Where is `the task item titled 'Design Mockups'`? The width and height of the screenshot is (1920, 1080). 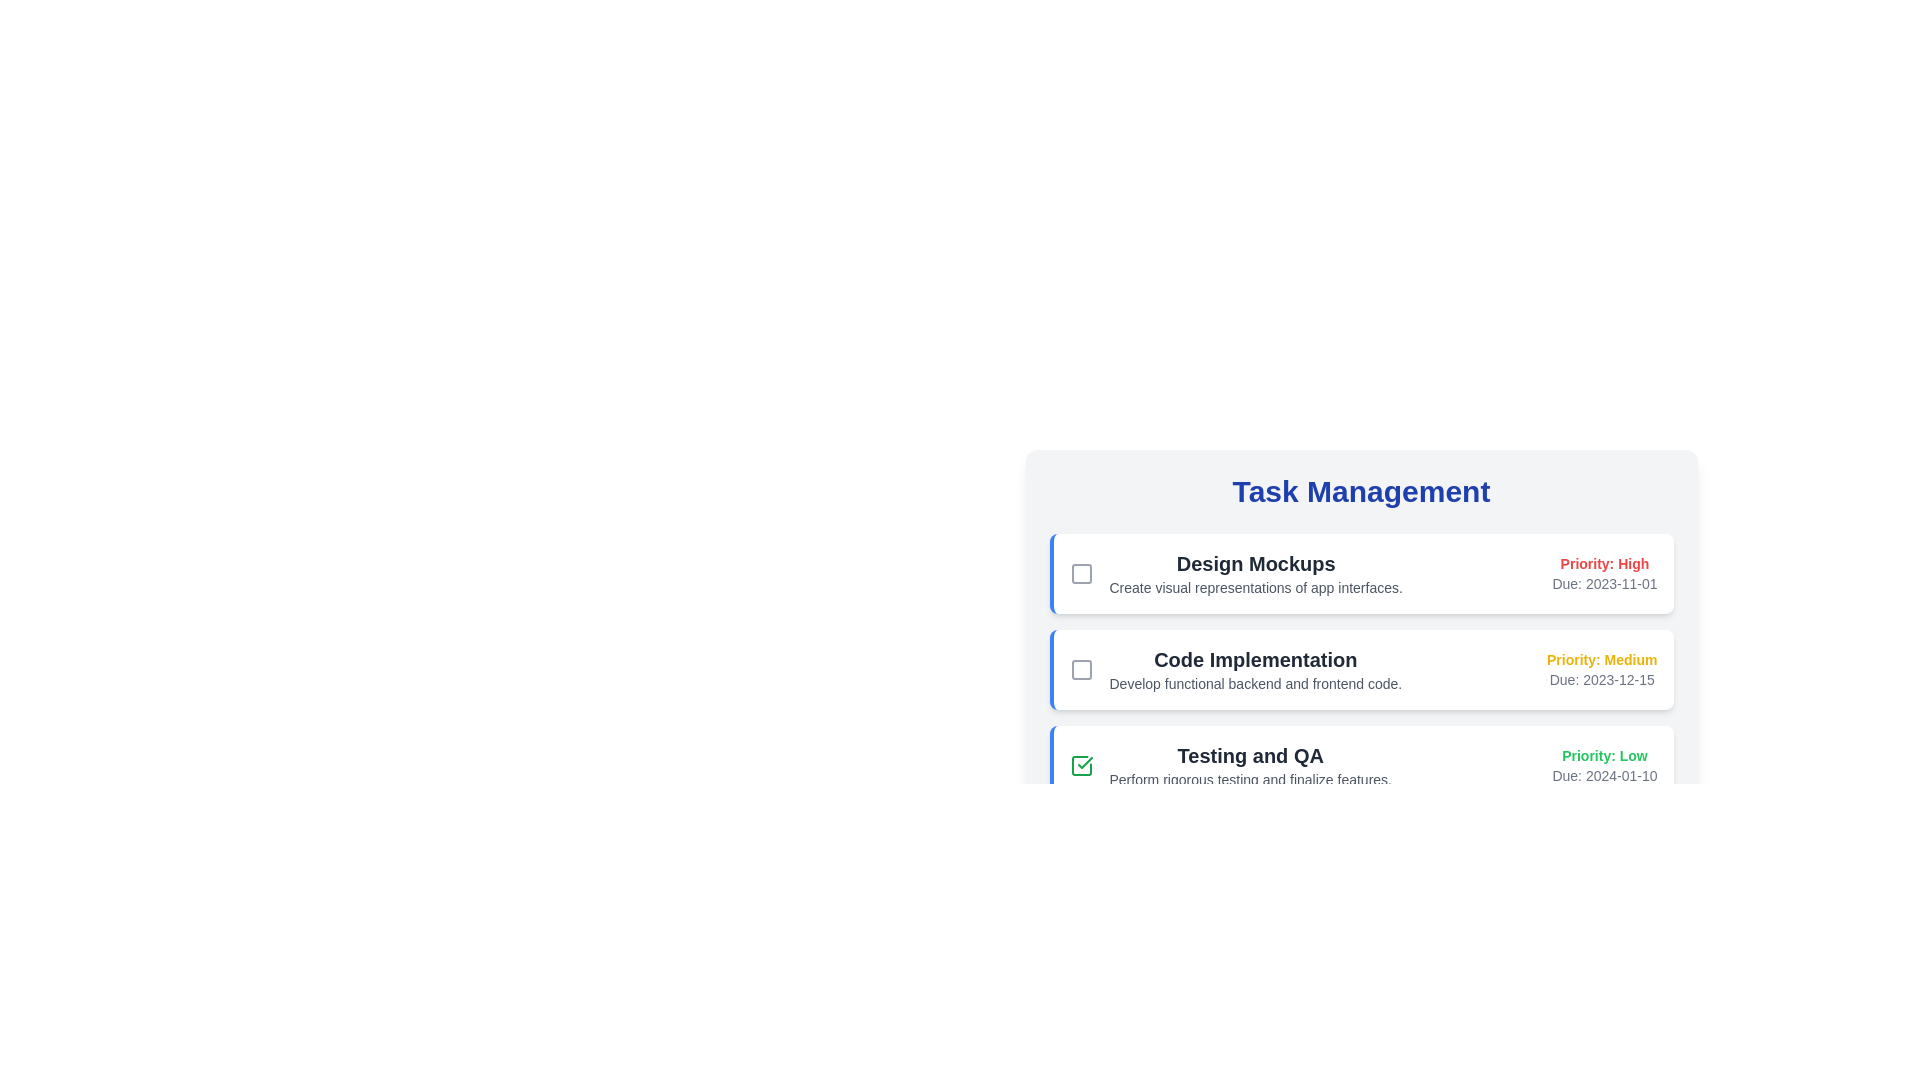 the task item titled 'Design Mockups' is located at coordinates (1235, 574).